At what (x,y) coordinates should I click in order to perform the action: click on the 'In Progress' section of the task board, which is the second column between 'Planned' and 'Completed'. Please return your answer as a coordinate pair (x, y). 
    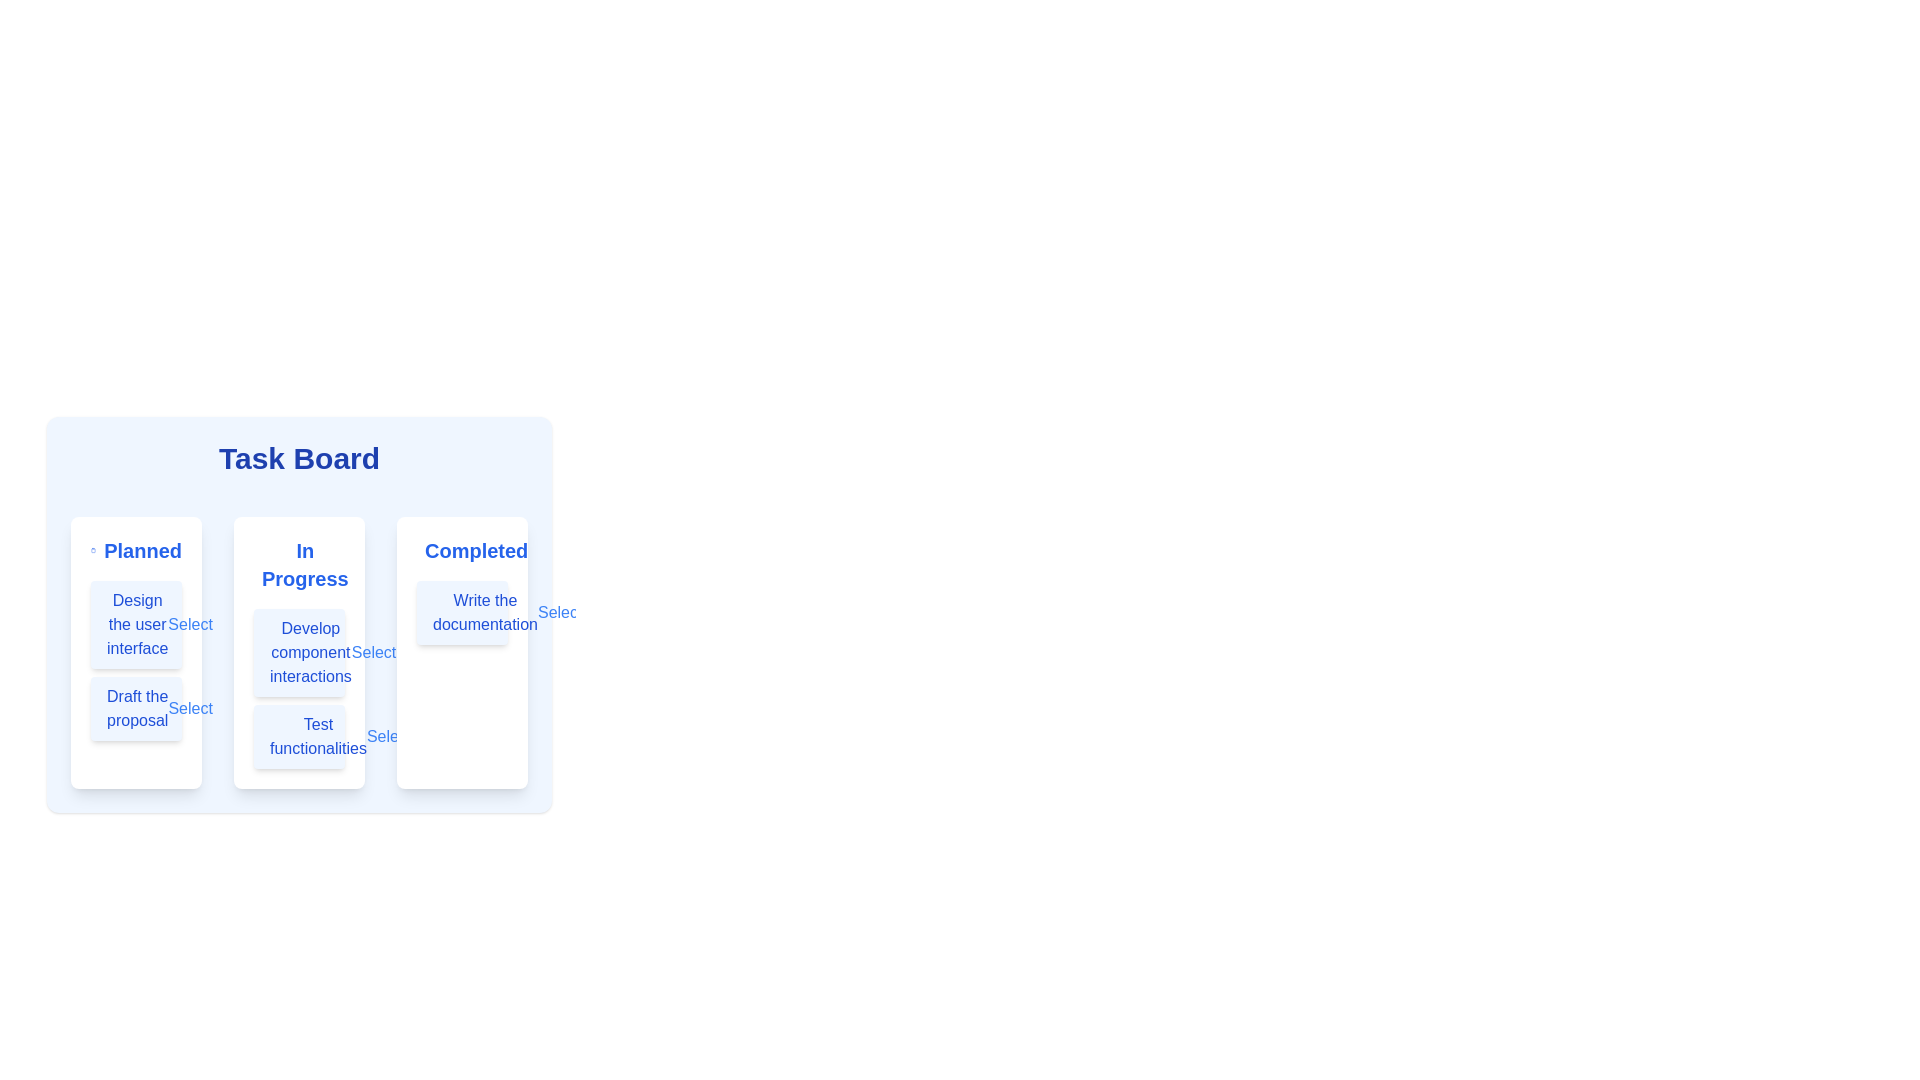
    Looking at the image, I should click on (298, 652).